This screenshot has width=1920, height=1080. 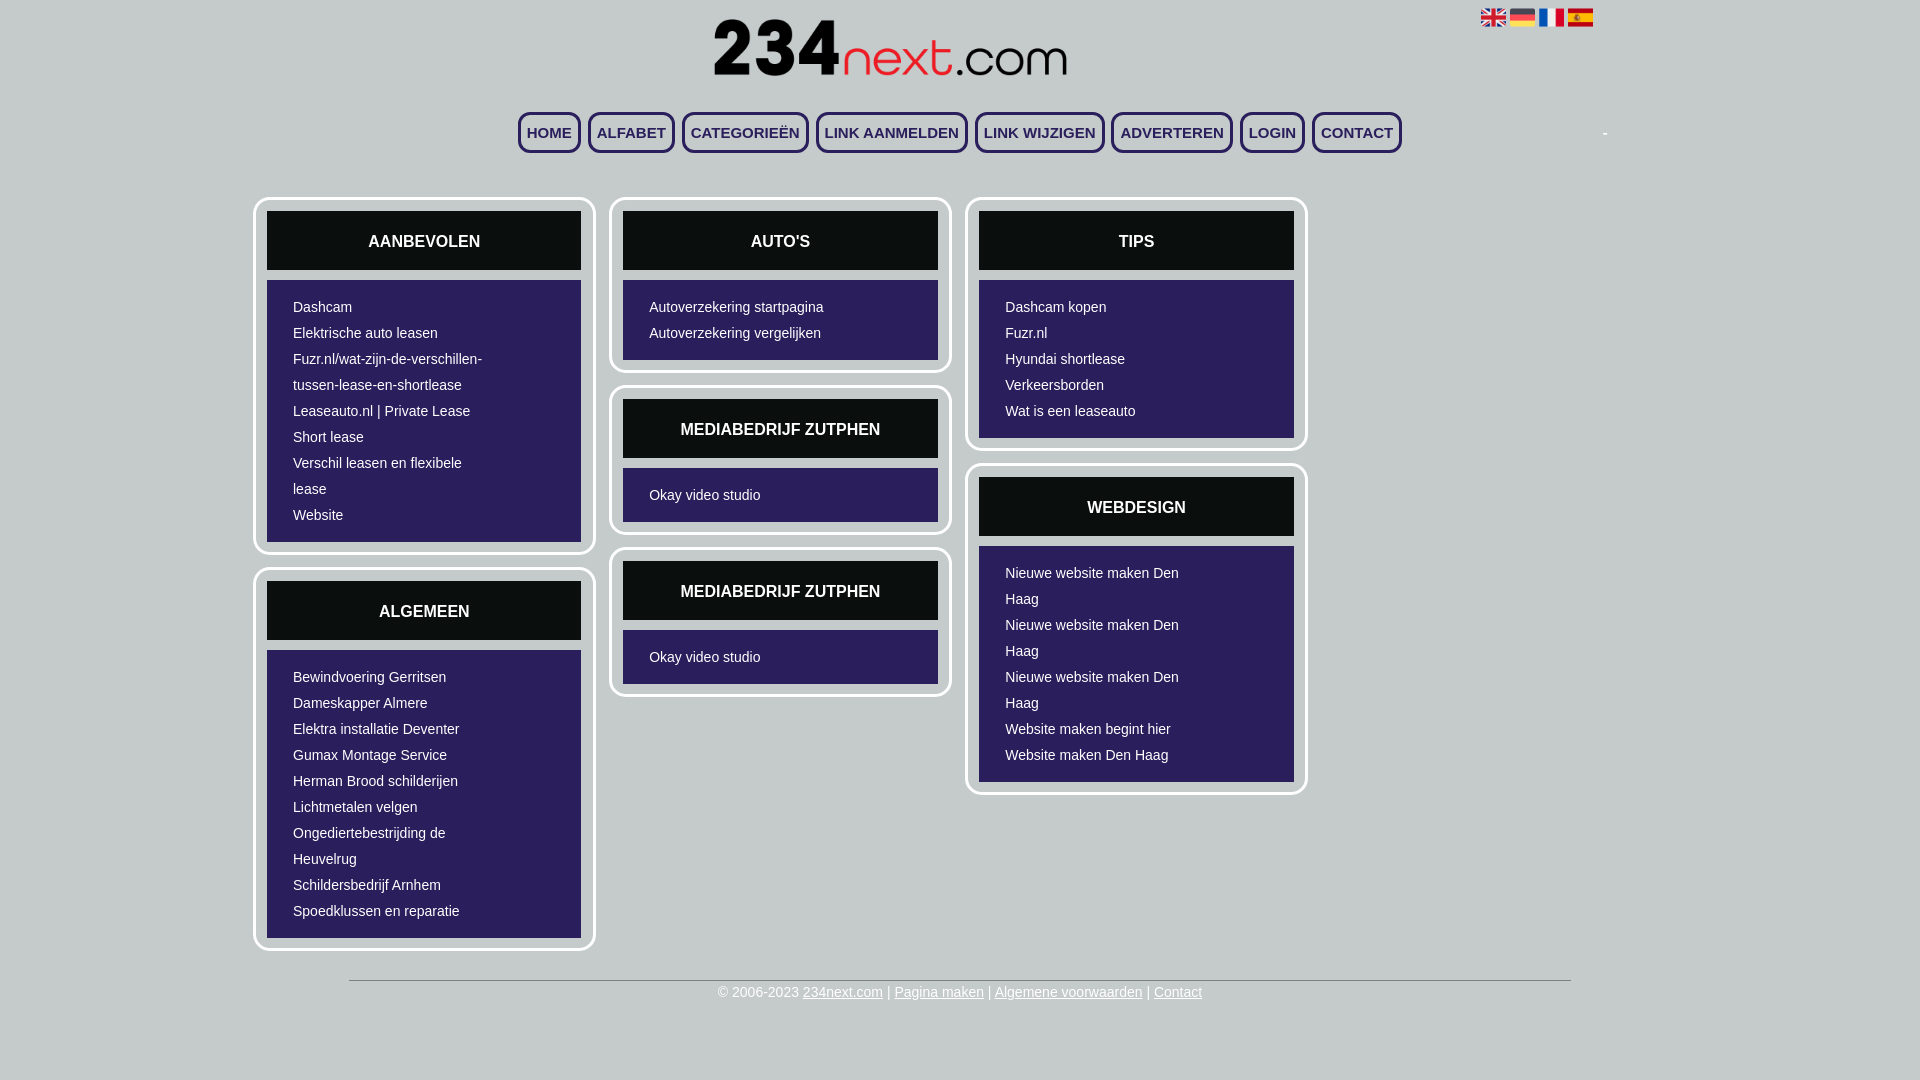 What do you see at coordinates (1238, 132) in the screenshot?
I see `'LOGIN'` at bounding box center [1238, 132].